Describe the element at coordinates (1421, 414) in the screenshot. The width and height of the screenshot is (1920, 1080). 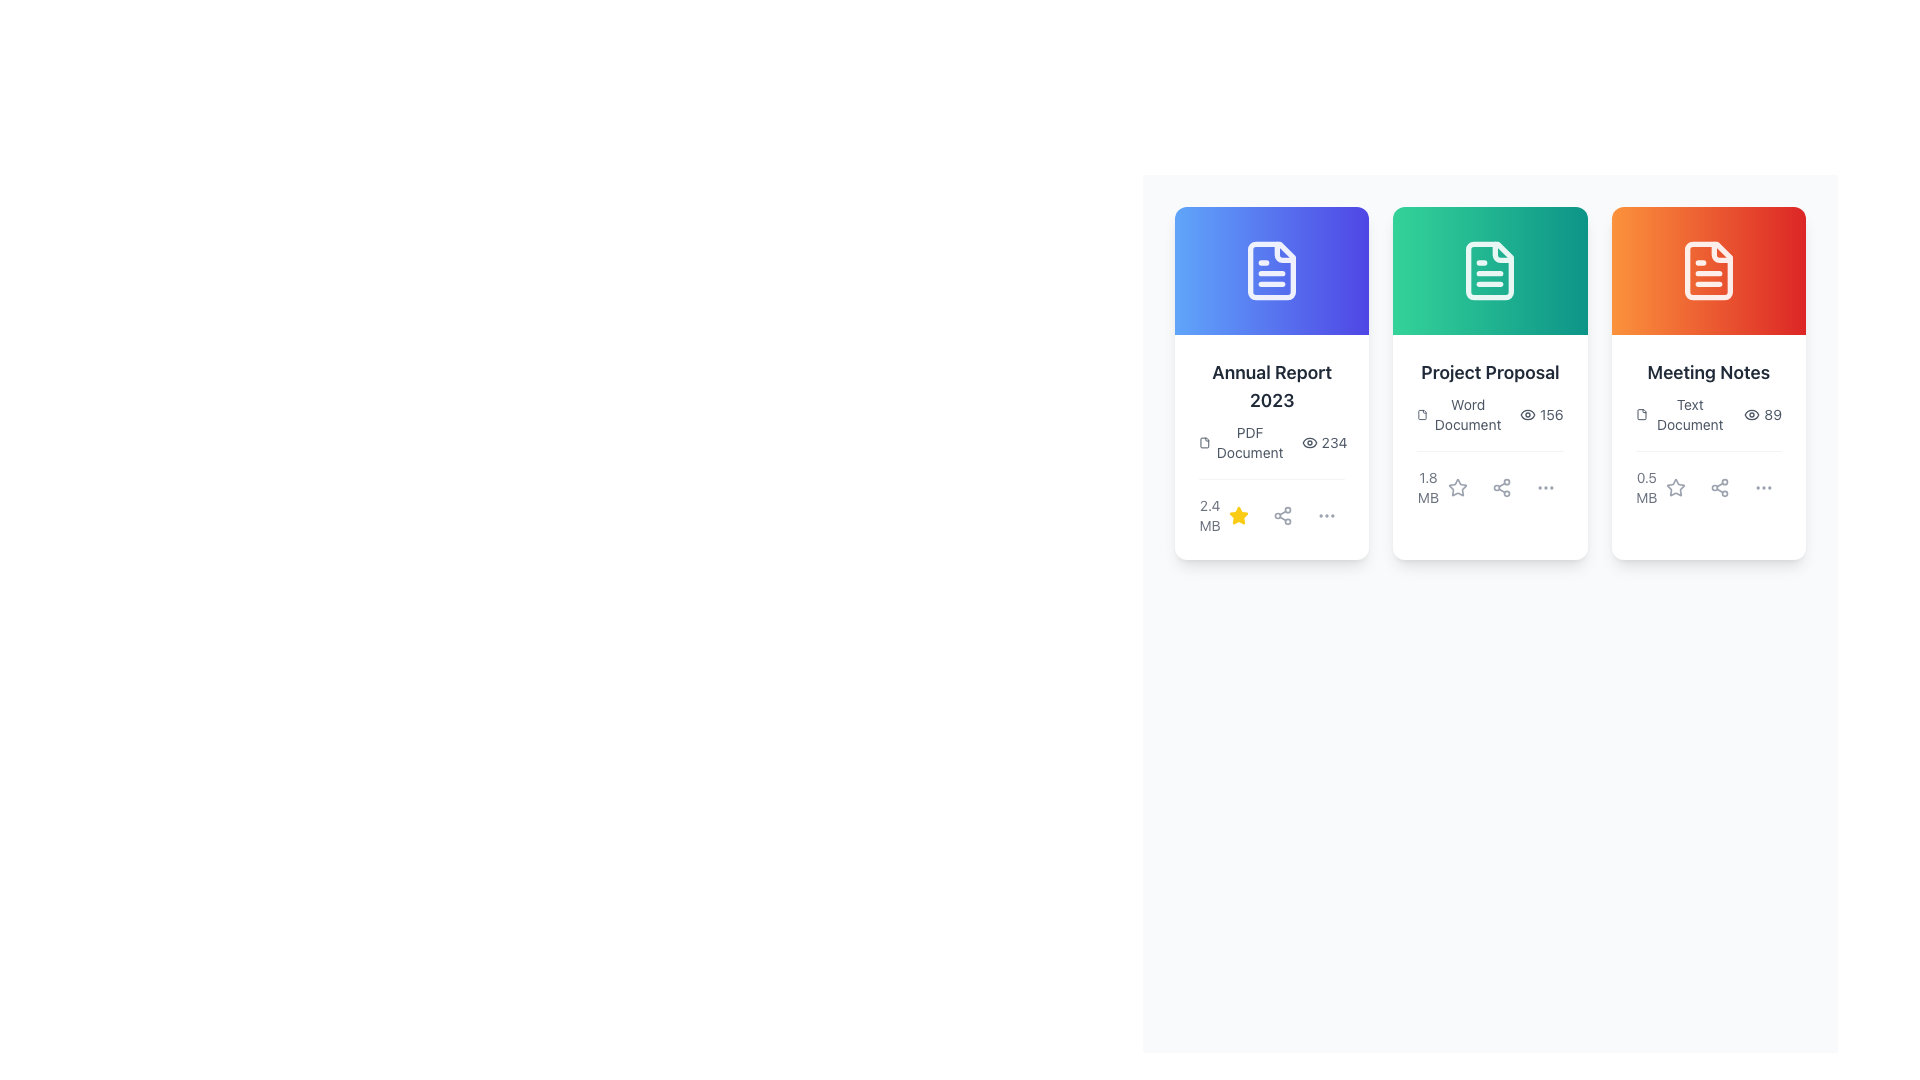
I see `the Word file icon, which is the leftmost part of the group next to the text 'Word Document' in the 'Project Proposal' card` at that location.